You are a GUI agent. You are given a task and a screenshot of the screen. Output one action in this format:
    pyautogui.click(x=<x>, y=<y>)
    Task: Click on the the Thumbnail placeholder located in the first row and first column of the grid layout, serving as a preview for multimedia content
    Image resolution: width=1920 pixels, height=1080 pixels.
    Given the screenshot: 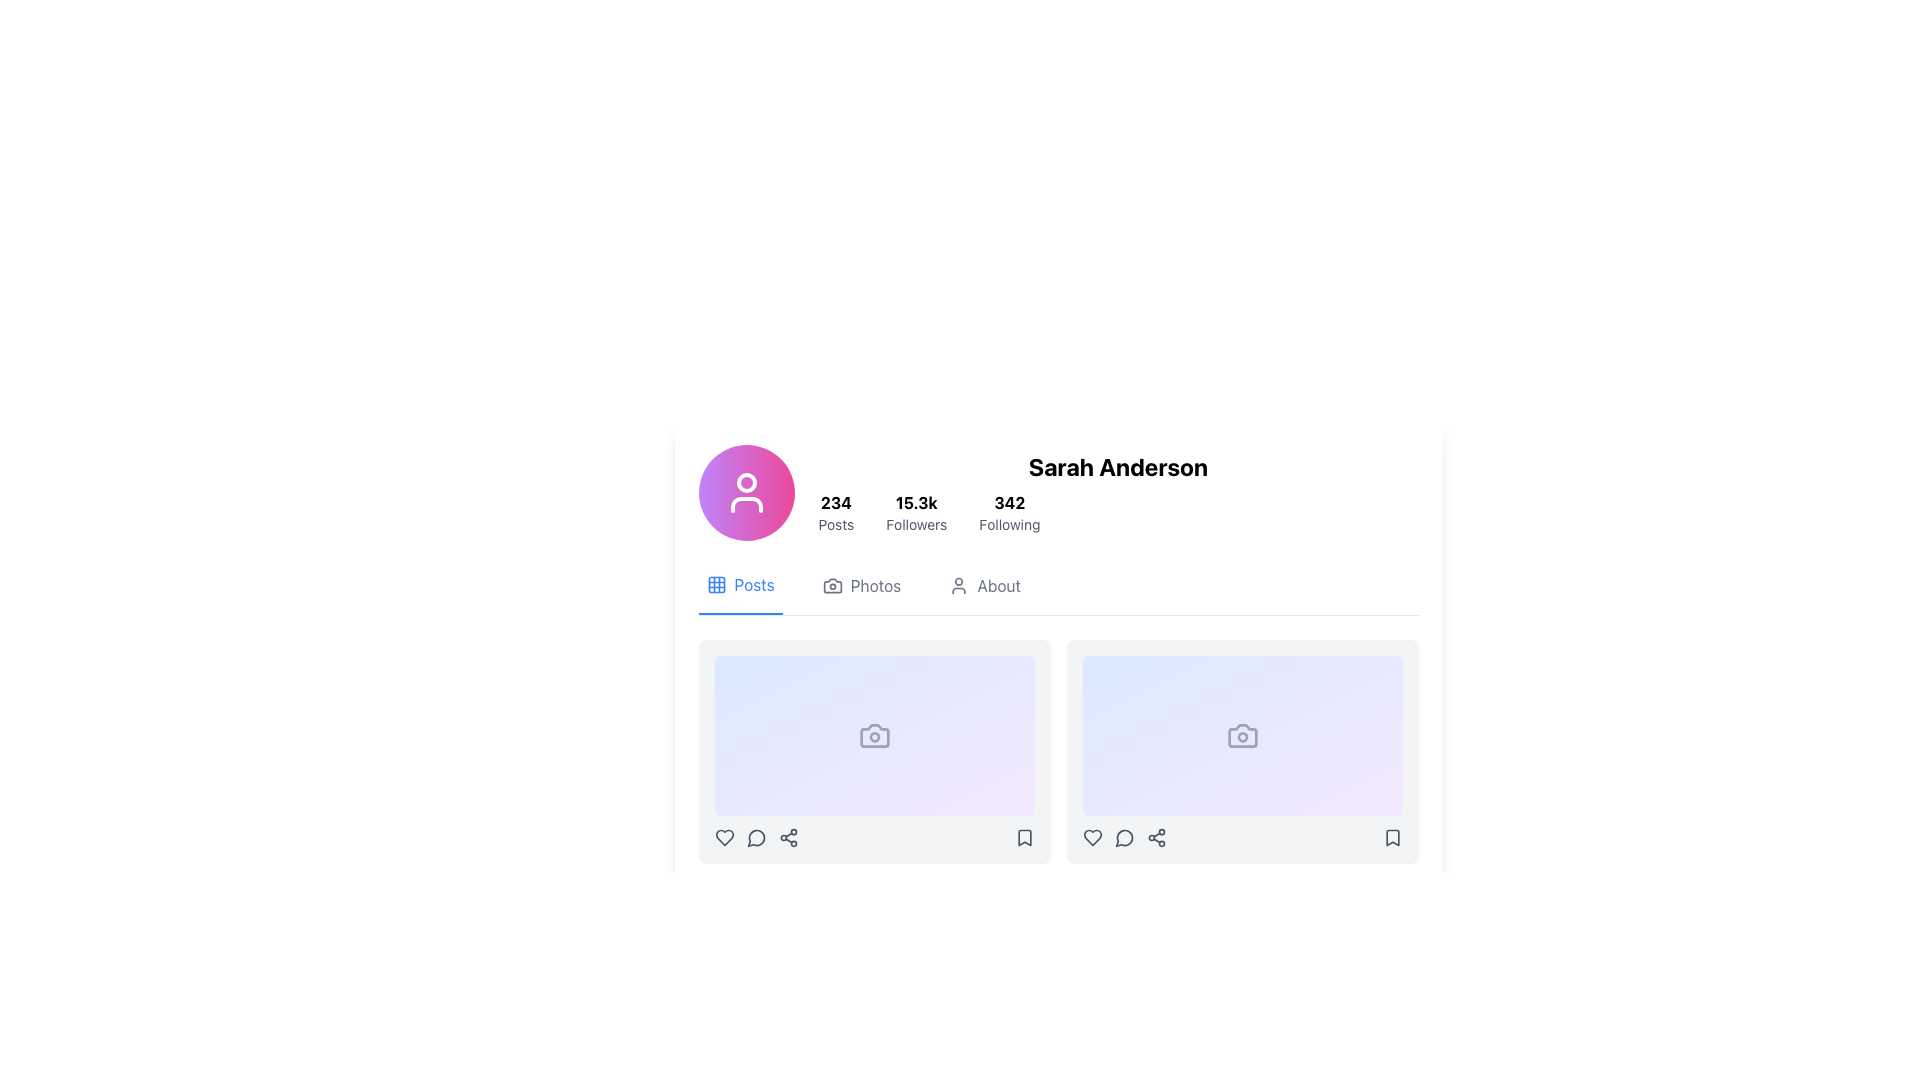 What is the action you would take?
    pyautogui.click(x=815, y=757)
    